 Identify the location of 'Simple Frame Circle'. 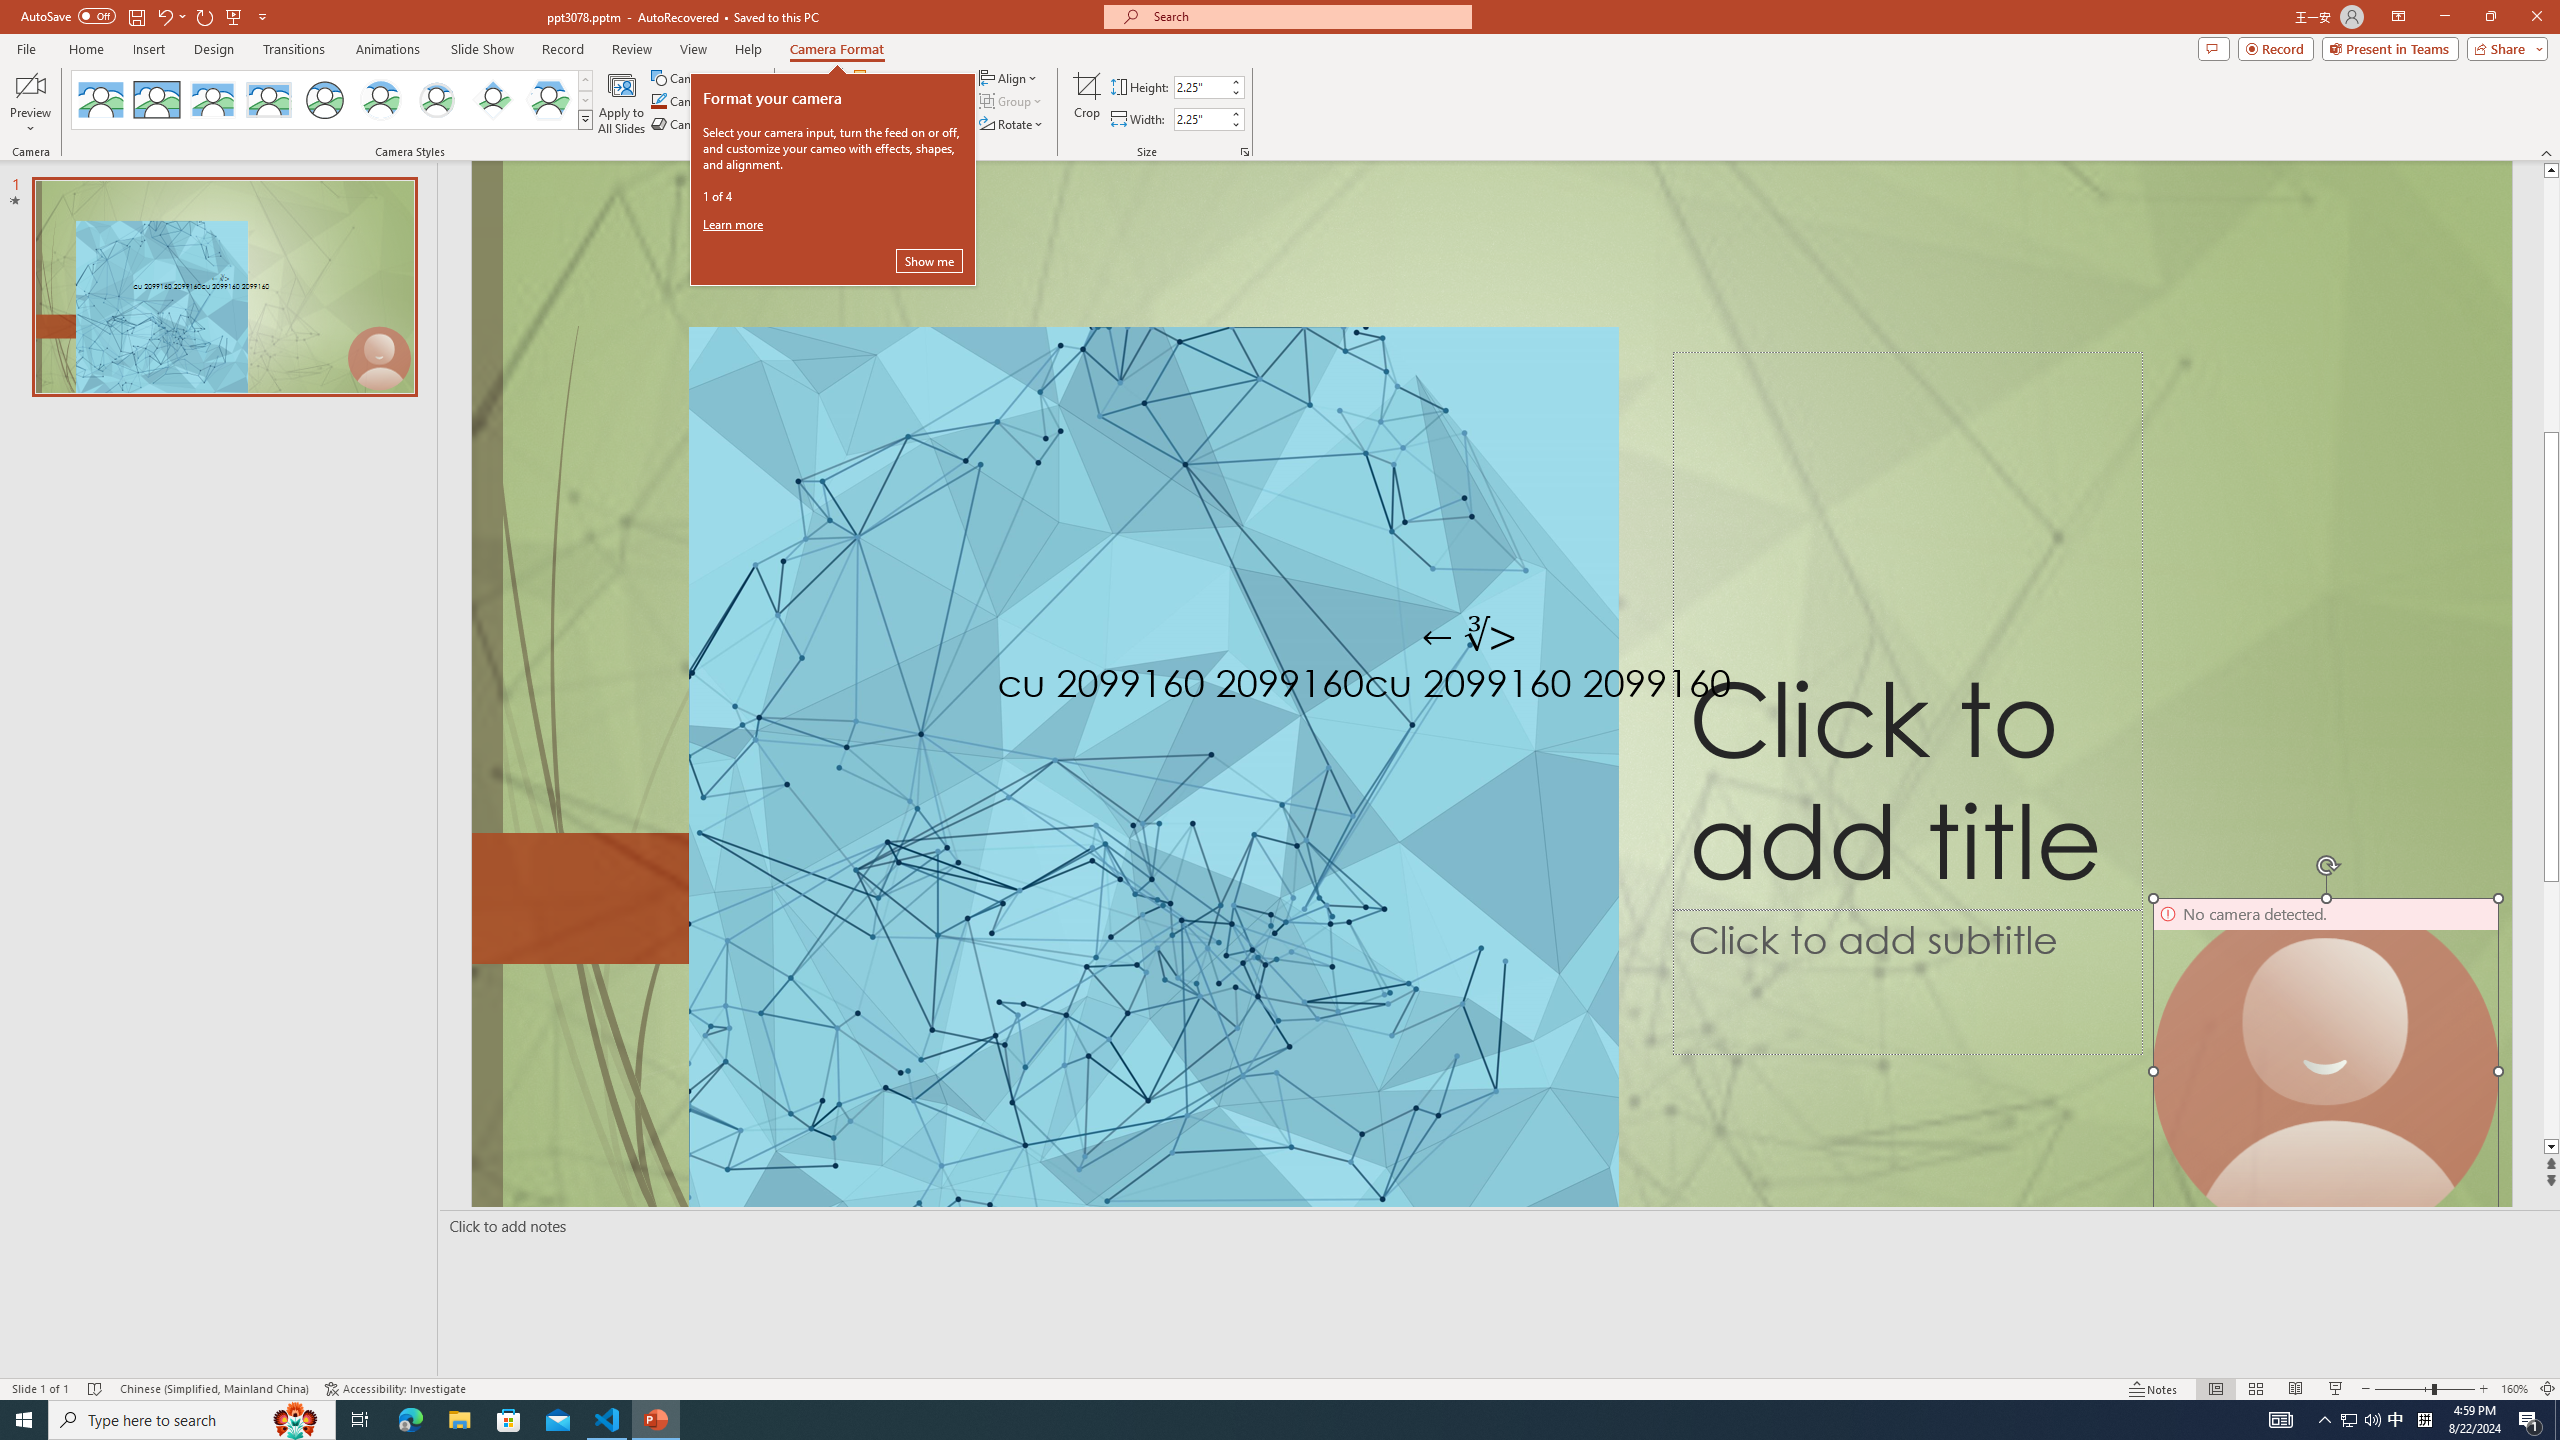
(325, 99).